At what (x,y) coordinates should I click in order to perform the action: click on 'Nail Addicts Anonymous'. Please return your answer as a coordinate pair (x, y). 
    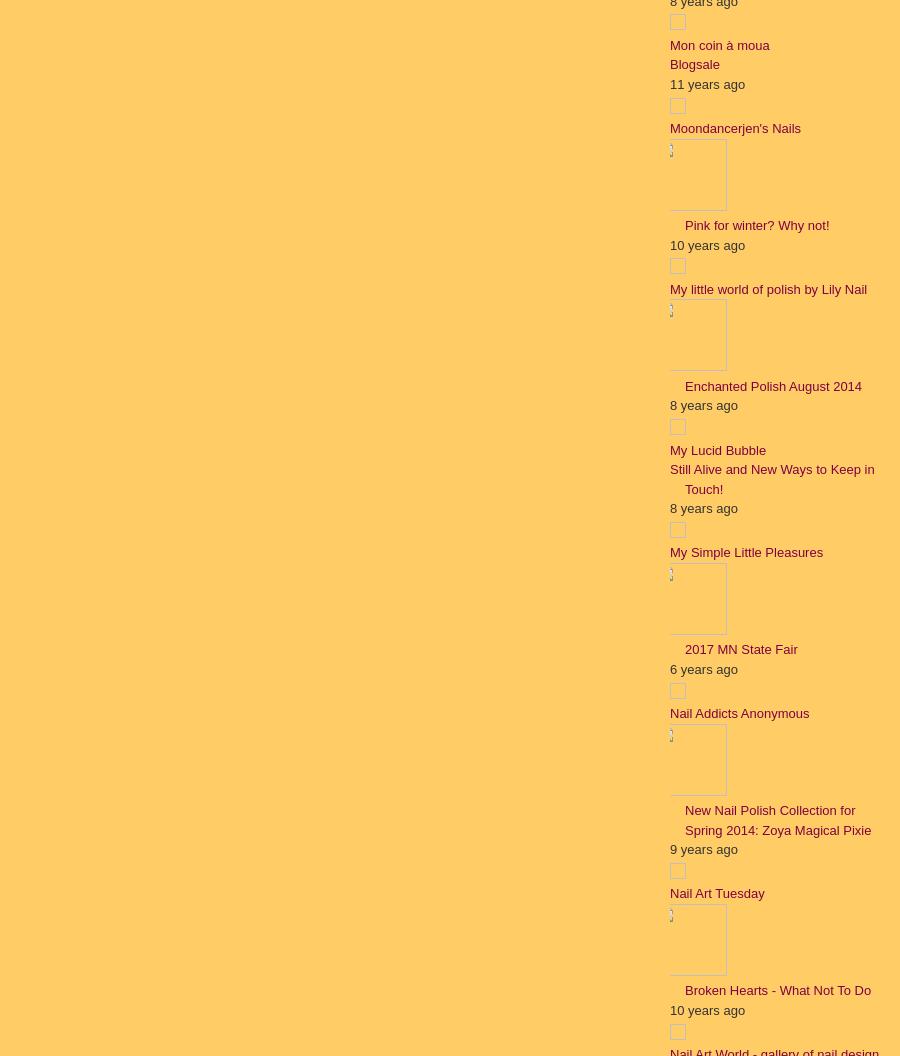
    Looking at the image, I should click on (738, 713).